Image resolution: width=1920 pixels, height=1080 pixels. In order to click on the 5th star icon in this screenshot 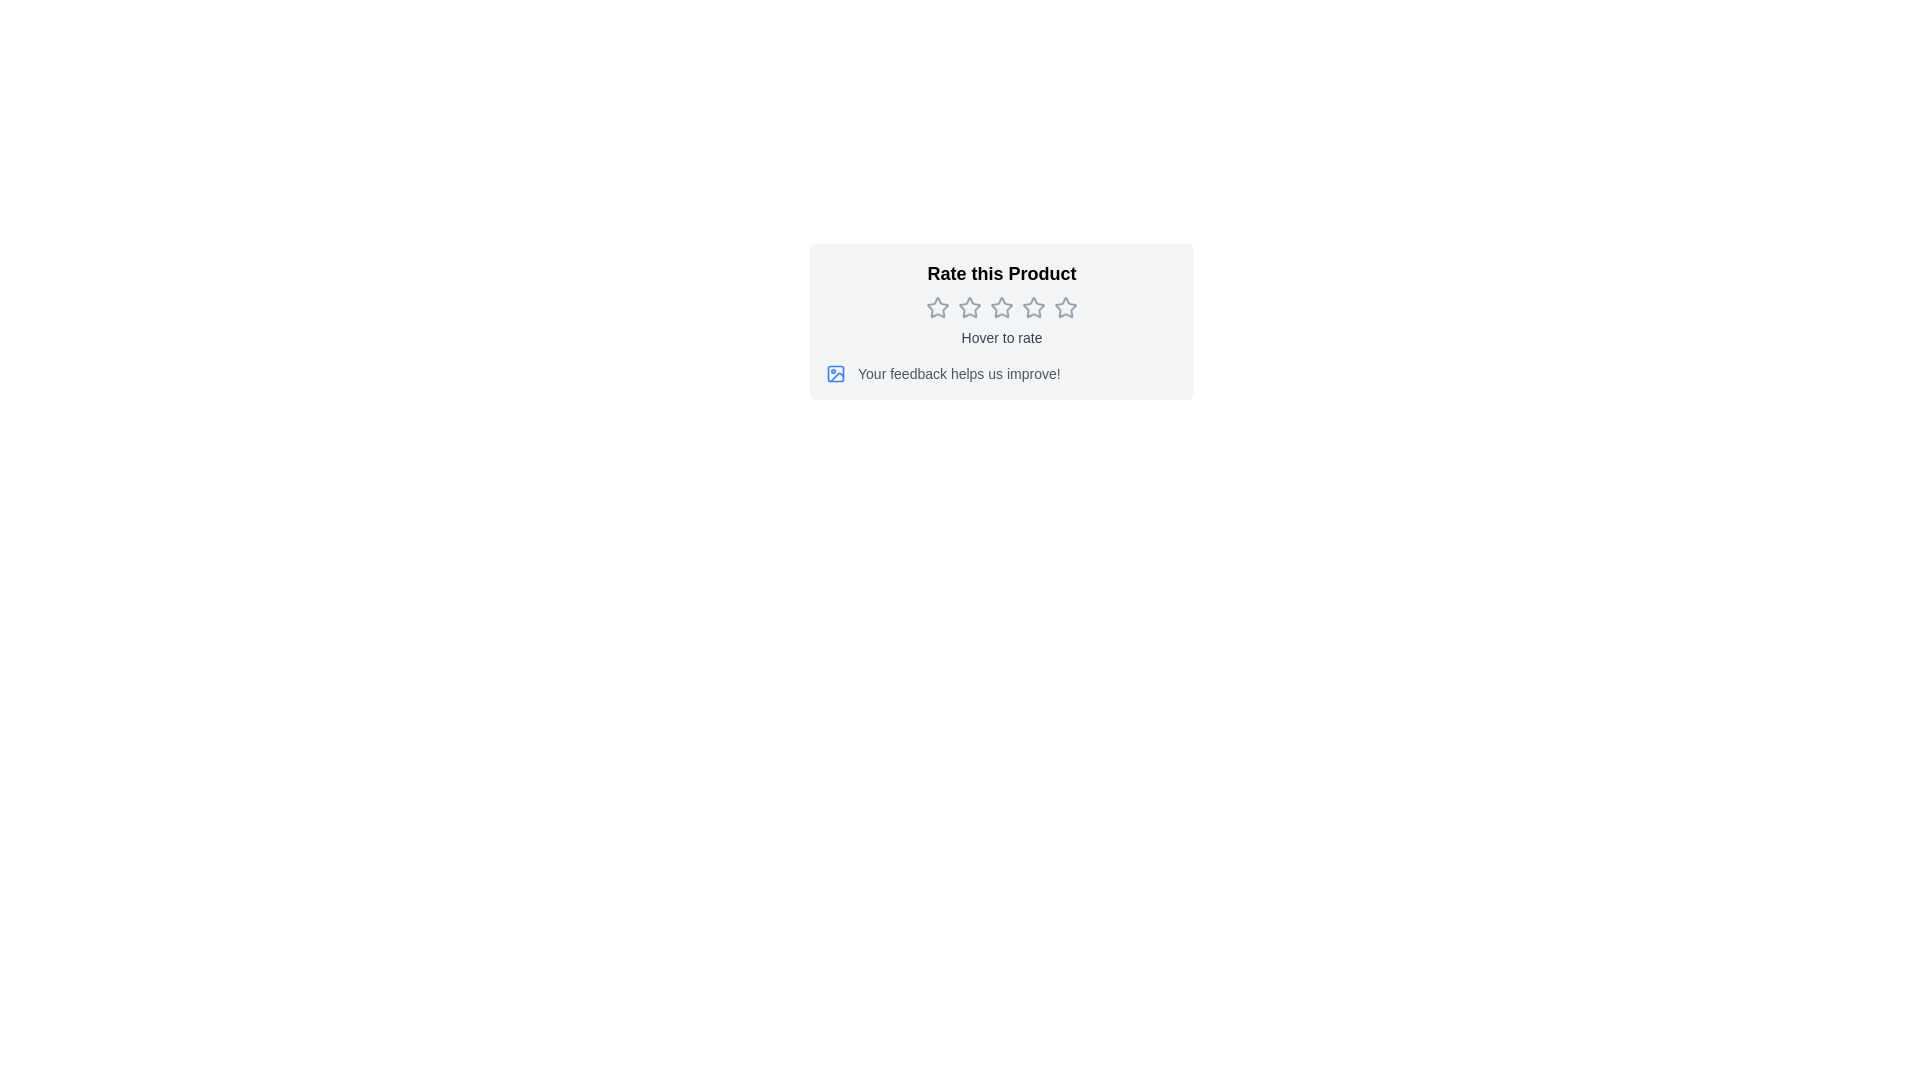, I will do `click(1064, 308)`.